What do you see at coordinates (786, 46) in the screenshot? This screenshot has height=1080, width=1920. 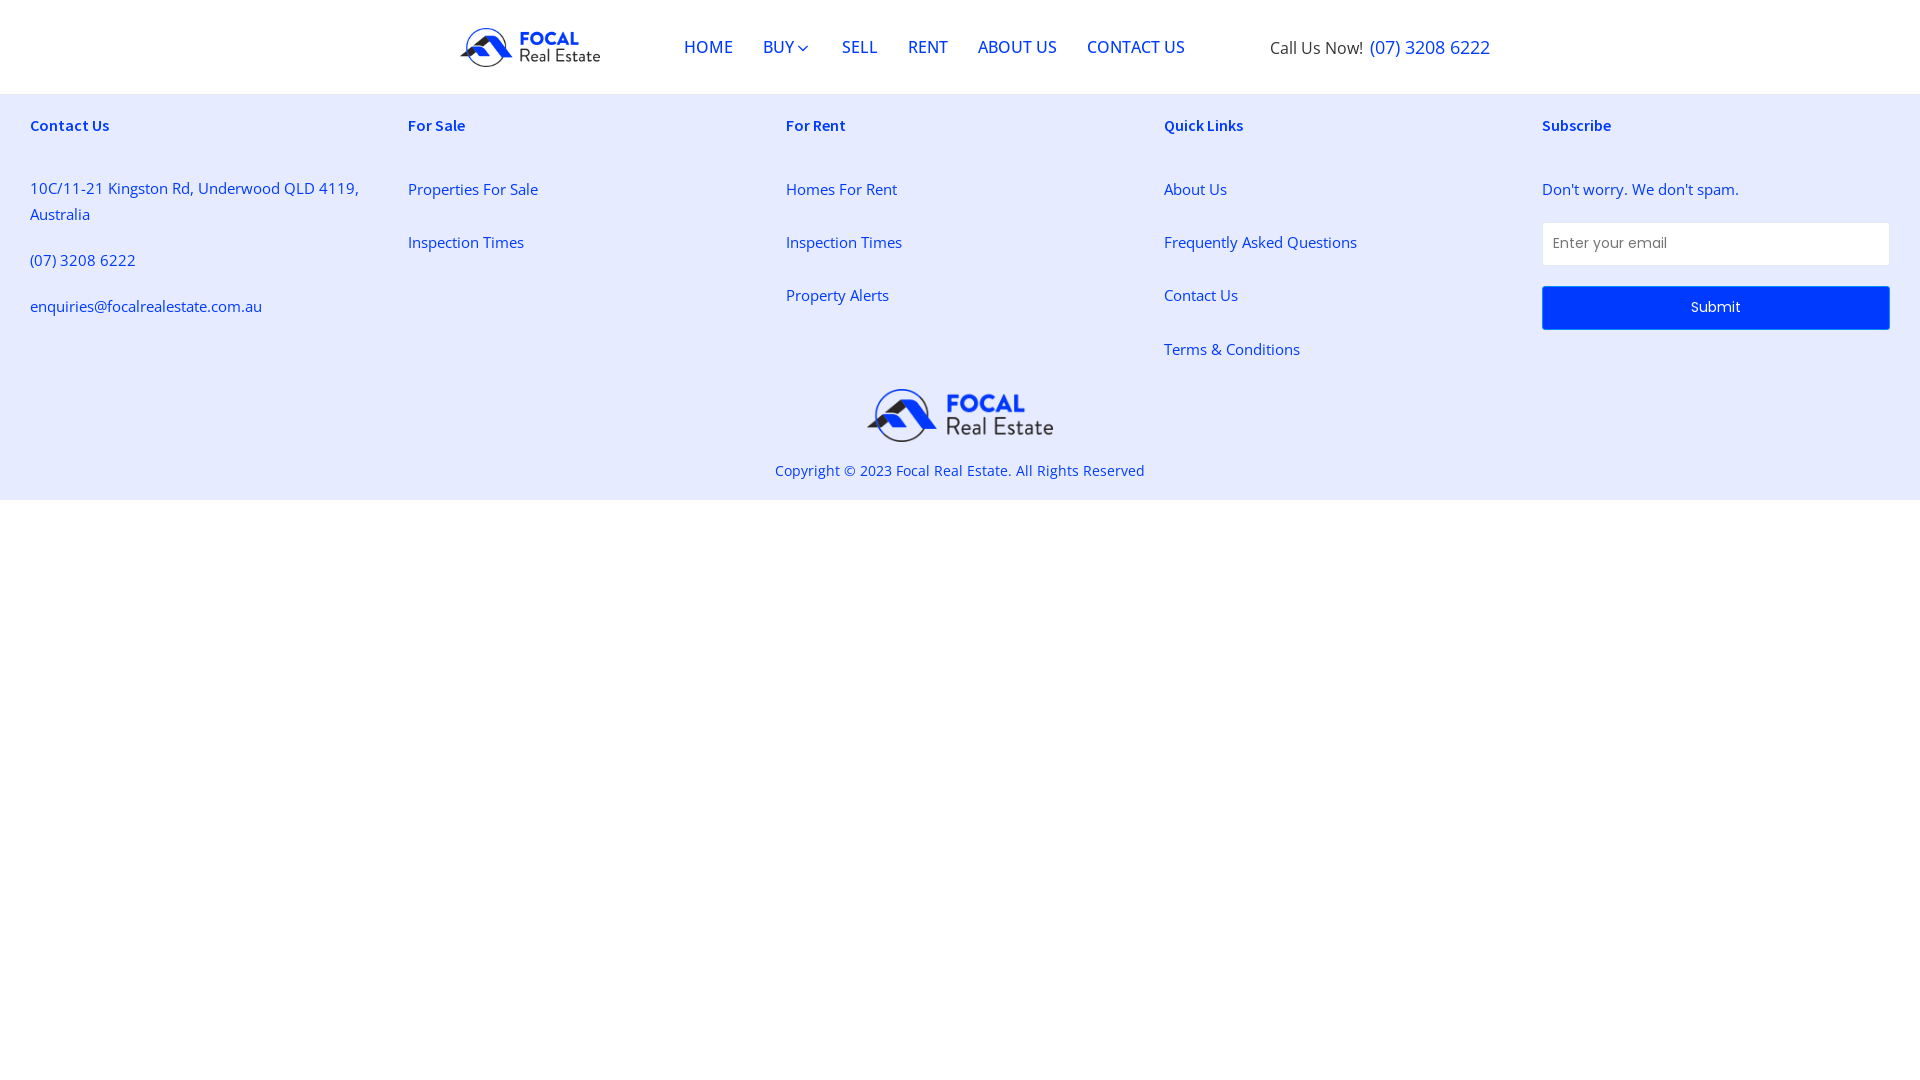 I see `'BUY'` at bounding box center [786, 46].